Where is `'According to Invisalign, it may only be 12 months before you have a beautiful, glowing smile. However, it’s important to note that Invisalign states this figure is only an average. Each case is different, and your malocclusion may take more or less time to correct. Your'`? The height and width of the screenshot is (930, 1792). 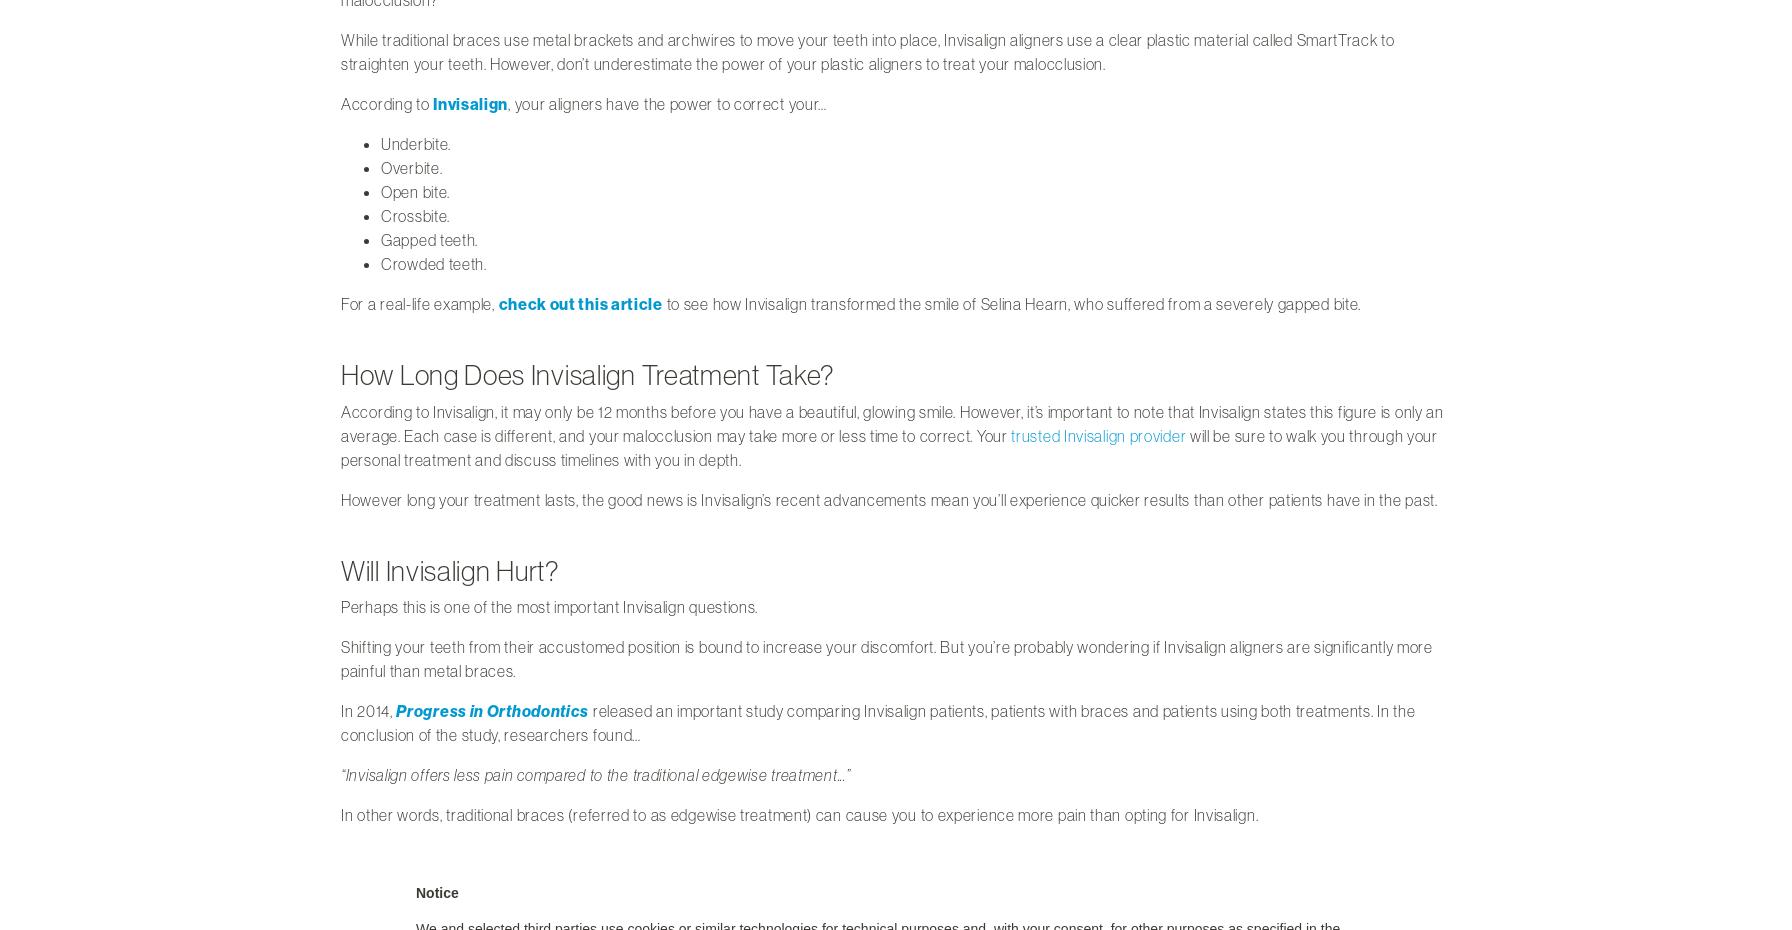 'According to Invisalign, it may only be 12 months before you have a beautiful, glowing smile. However, it’s important to note that Invisalign states this figure is only an average. Each case is different, and your malocclusion may take more or less time to correct. Your' is located at coordinates (892, 422).